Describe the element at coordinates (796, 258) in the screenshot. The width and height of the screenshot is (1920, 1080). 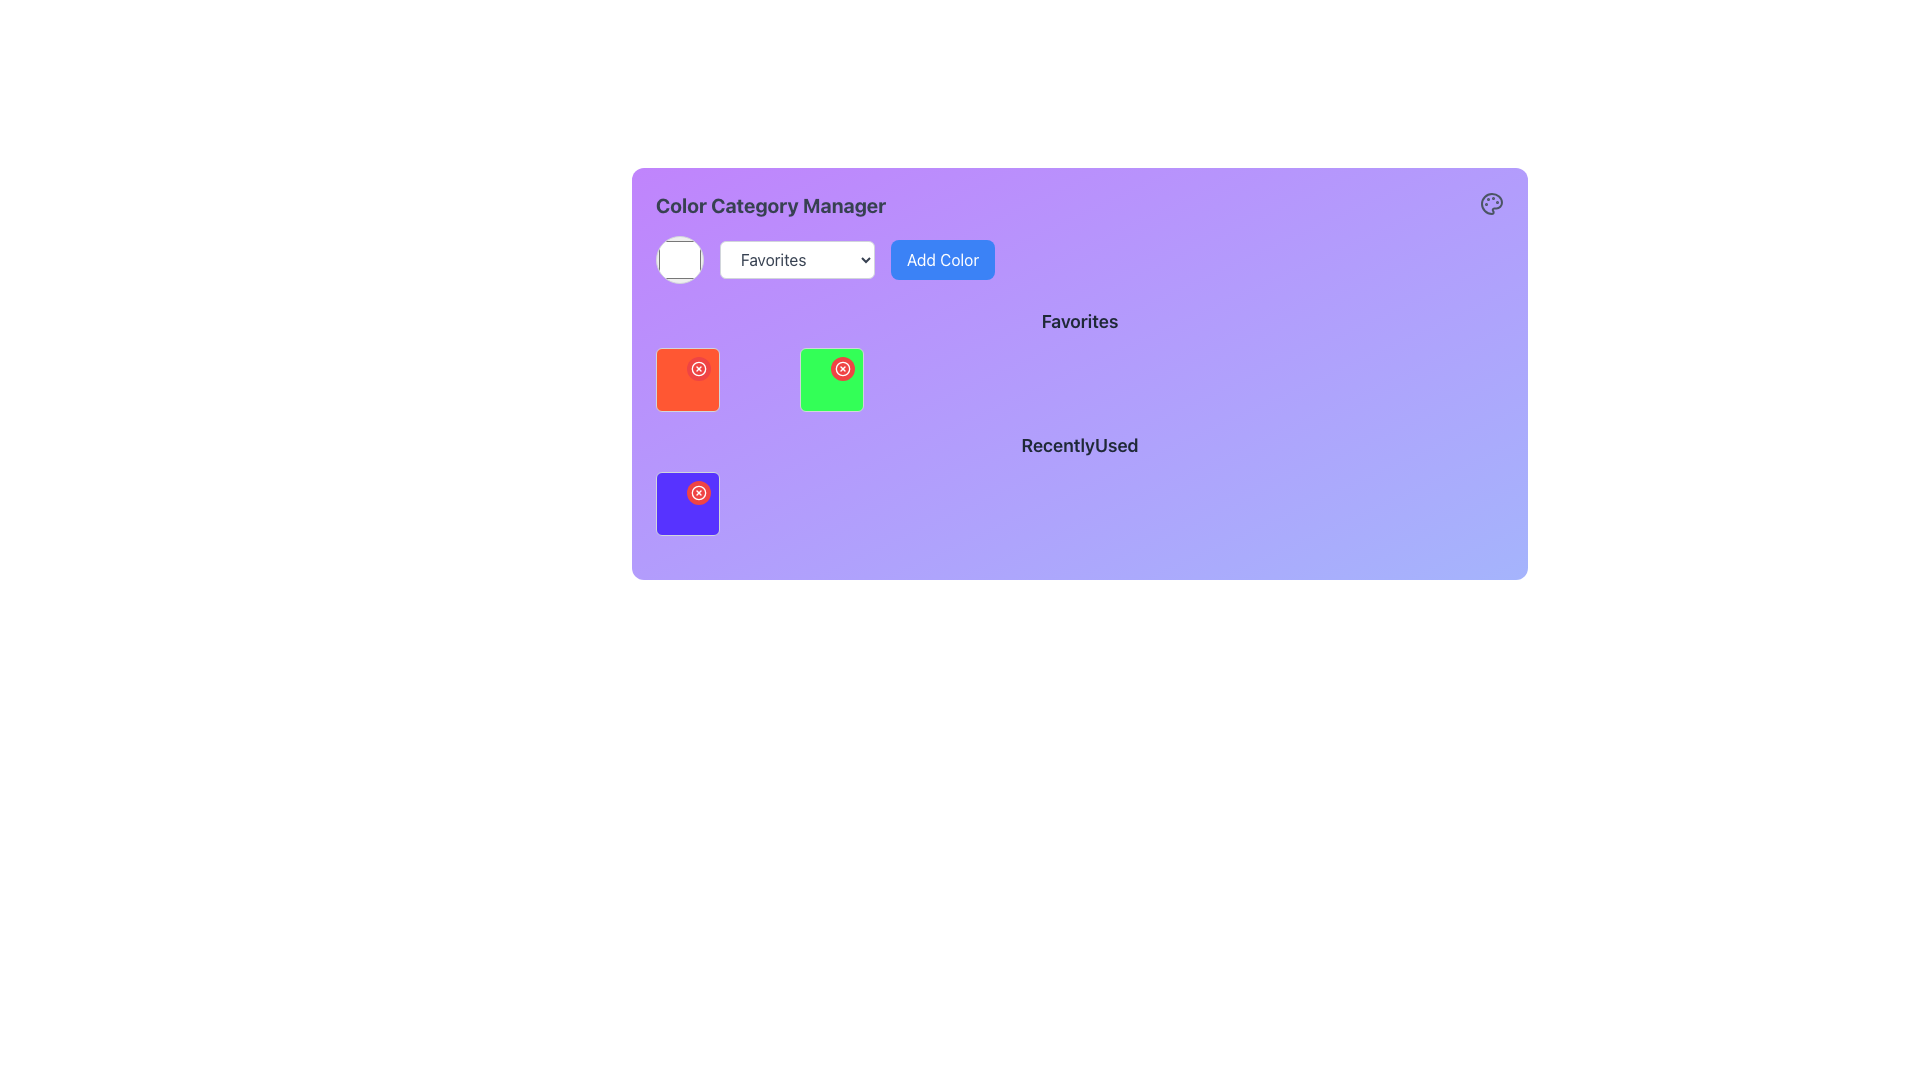
I see `an option from the 'Favorites' dropdown menu, which is a rectangular box with rounded corners and a downward-pointing arrow icon, located near the top-left area of the main interface` at that location.